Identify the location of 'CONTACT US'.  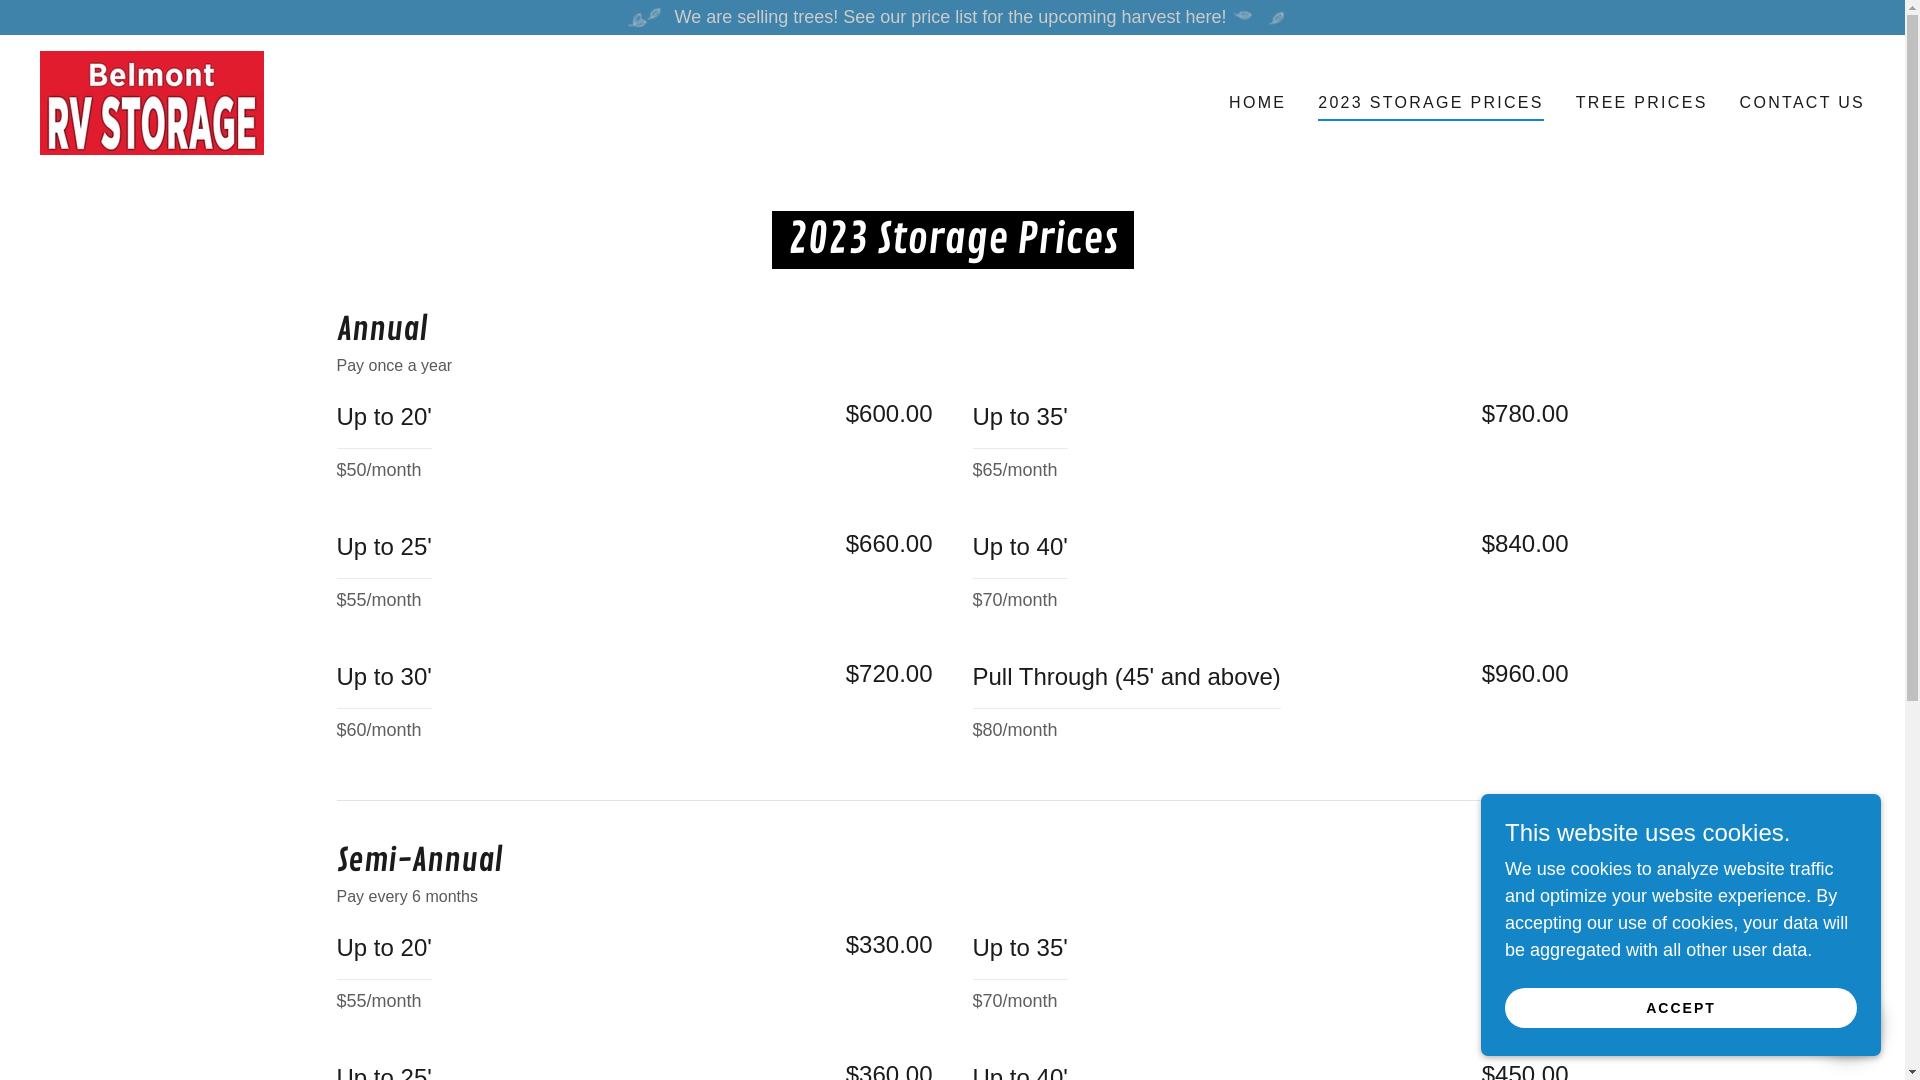
(1802, 103).